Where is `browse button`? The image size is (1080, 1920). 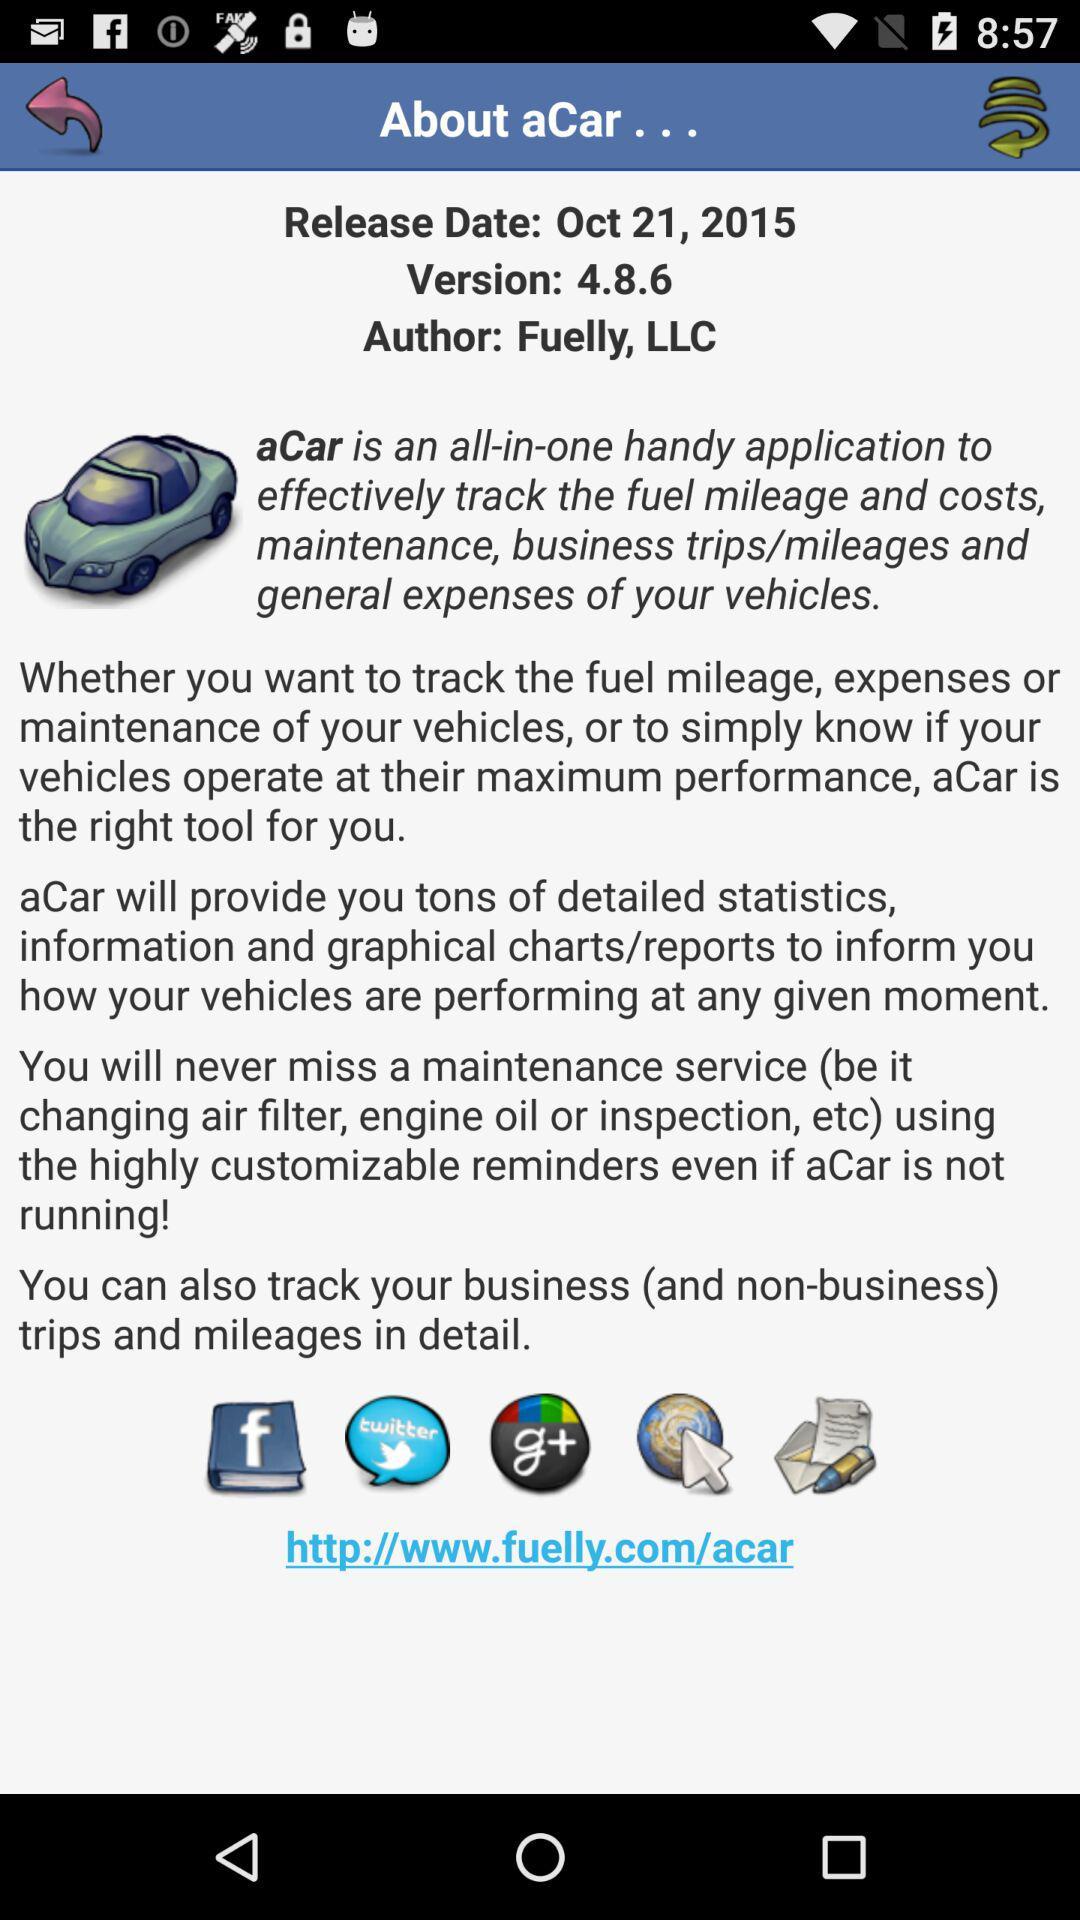 browse button is located at coordinates (681, 1445).